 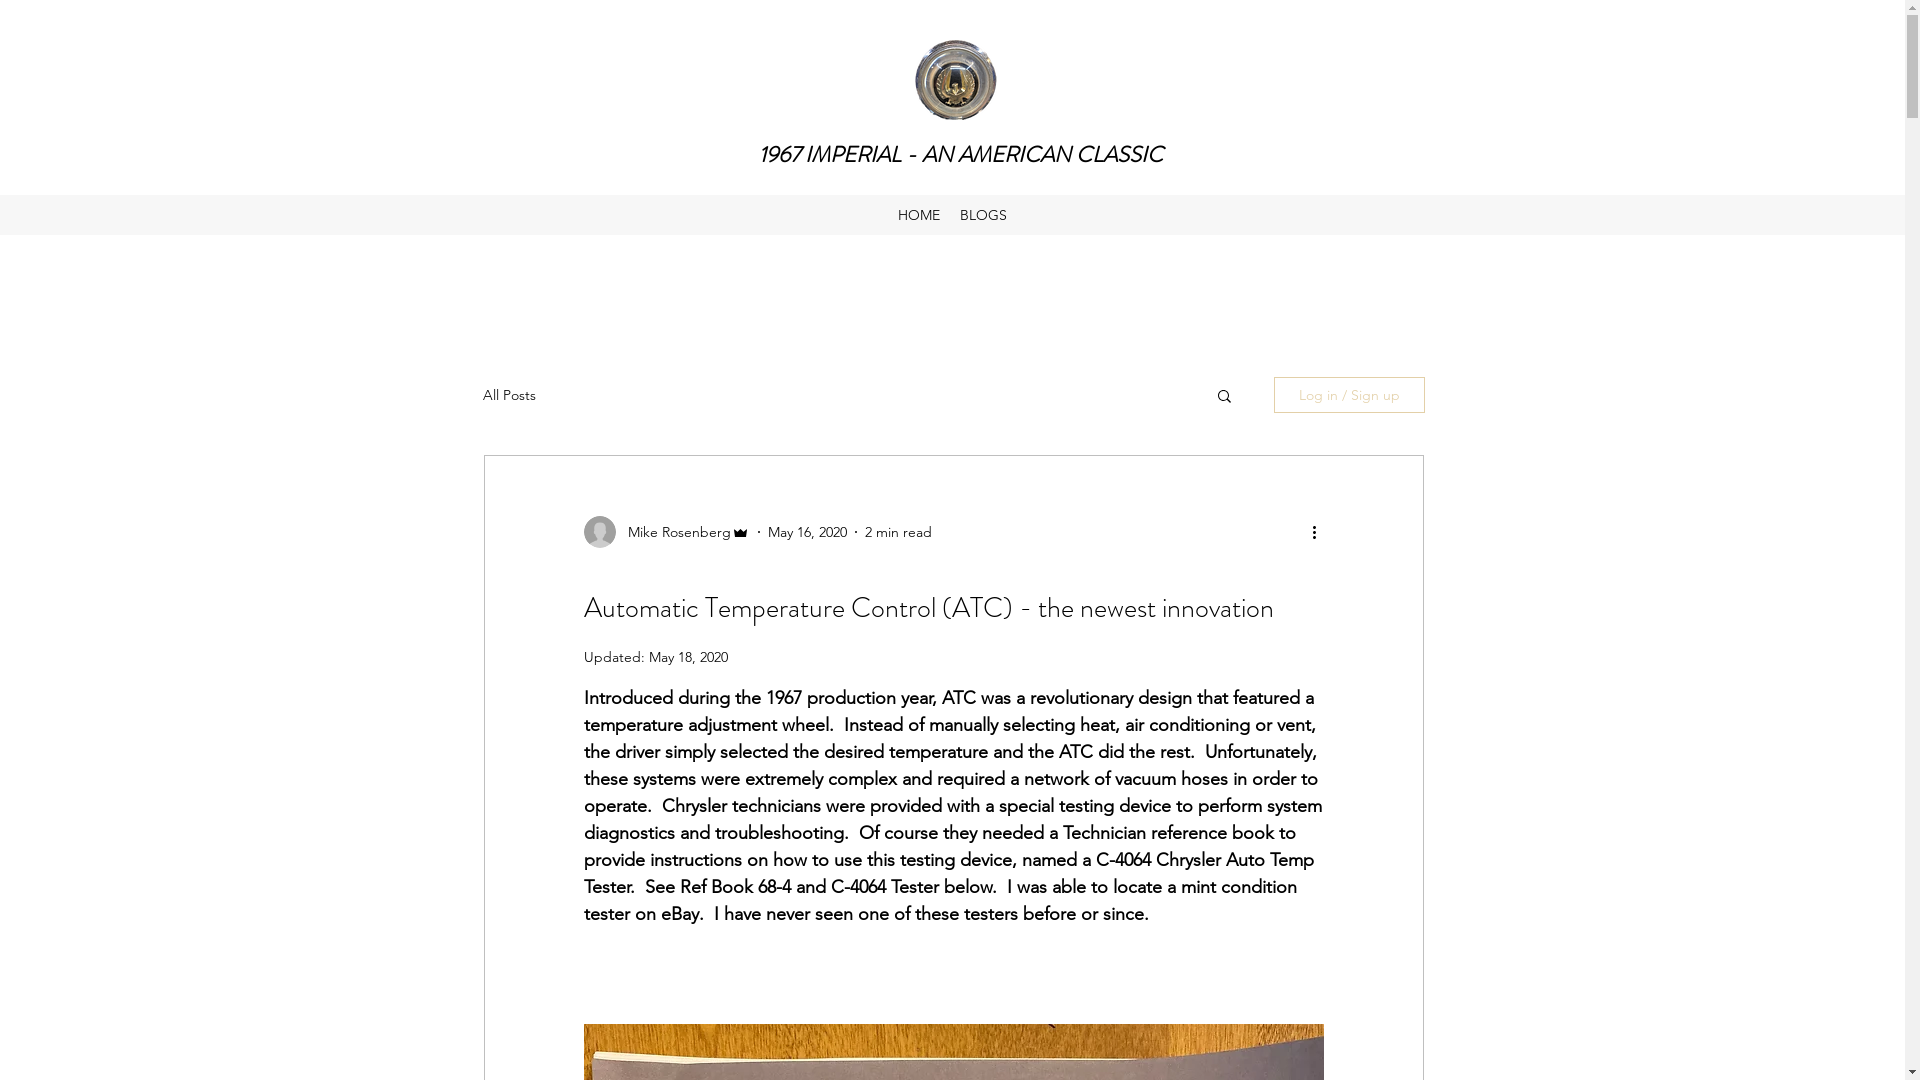 What do you see at coordinates (960, 153) in the screenshot?
I see `'1967 IMPERIAL - AN AMERICAN CLASSIC'` at bounding box center [960, 153].